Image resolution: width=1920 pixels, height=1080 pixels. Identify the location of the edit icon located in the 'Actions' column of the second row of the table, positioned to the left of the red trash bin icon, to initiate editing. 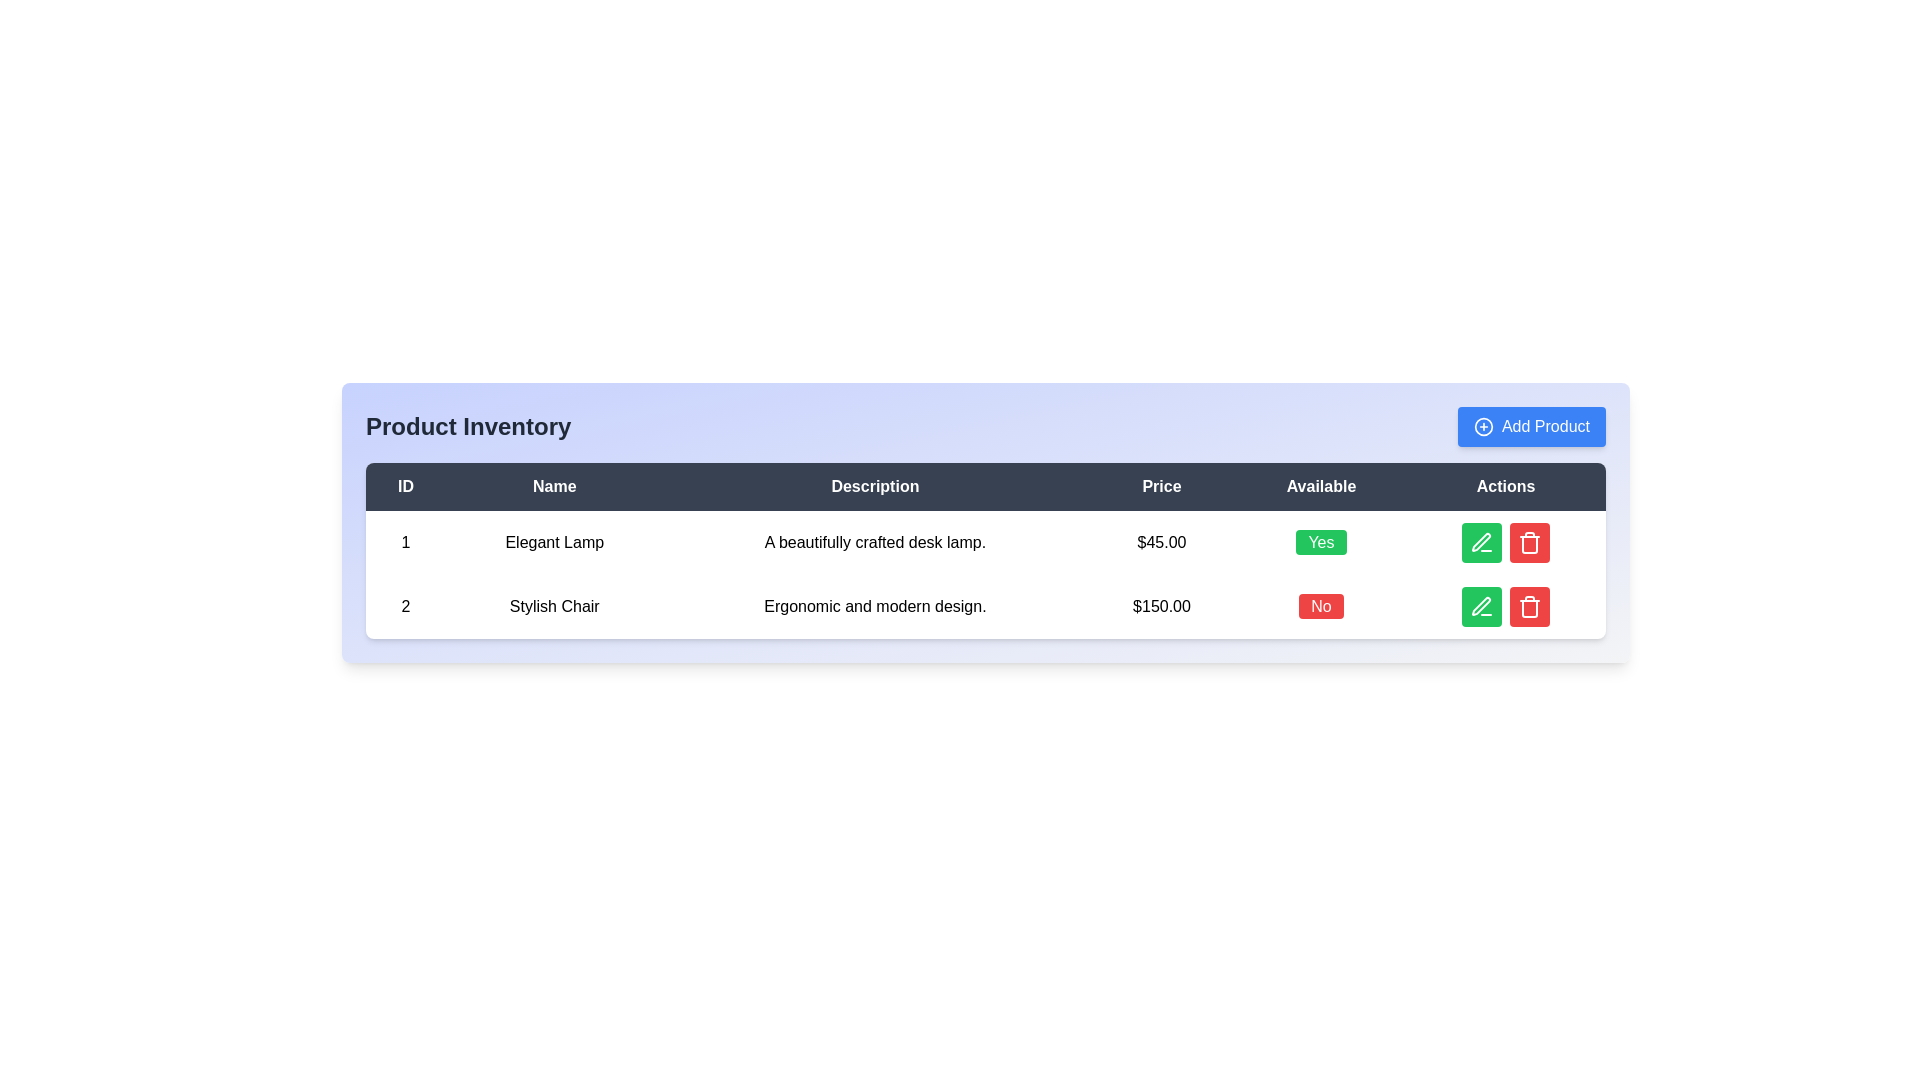
(1481, 542).